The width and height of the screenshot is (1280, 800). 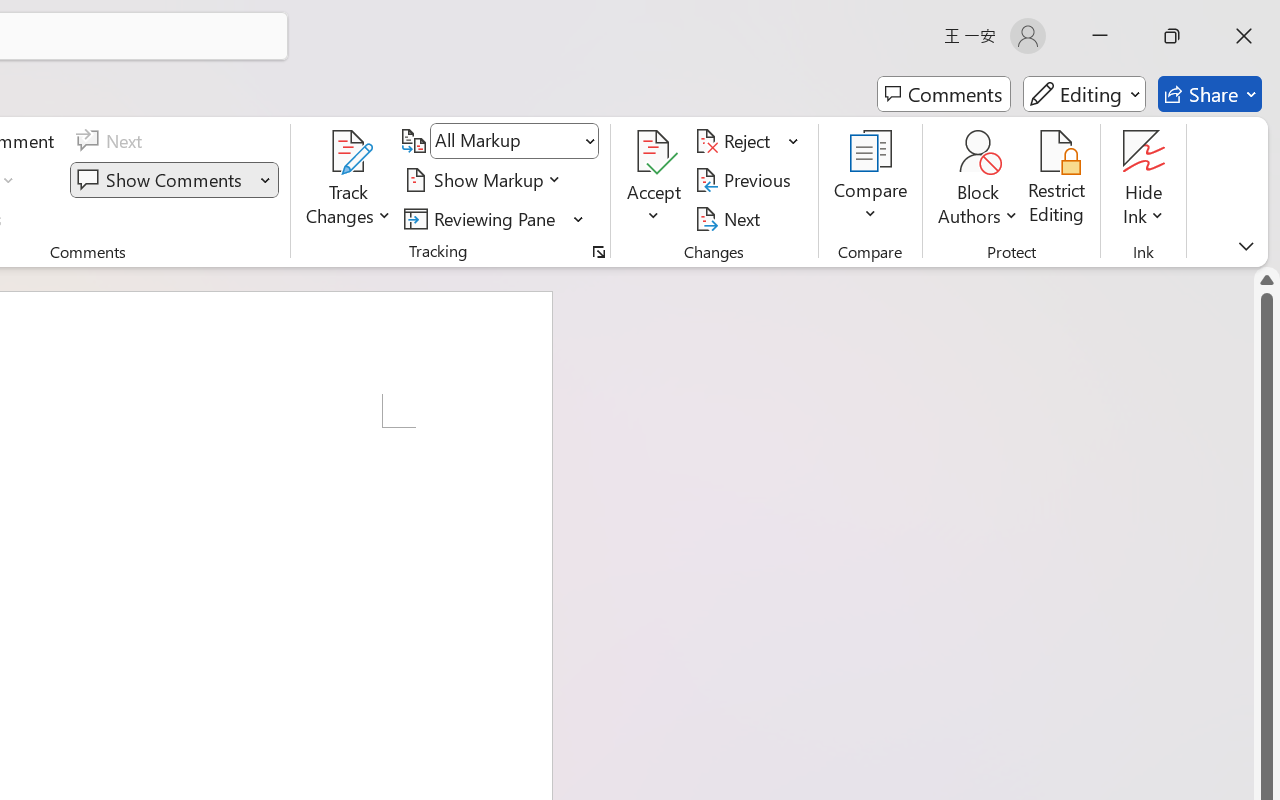 I want to click on 'Display for Review', so click(x=514, y=141).